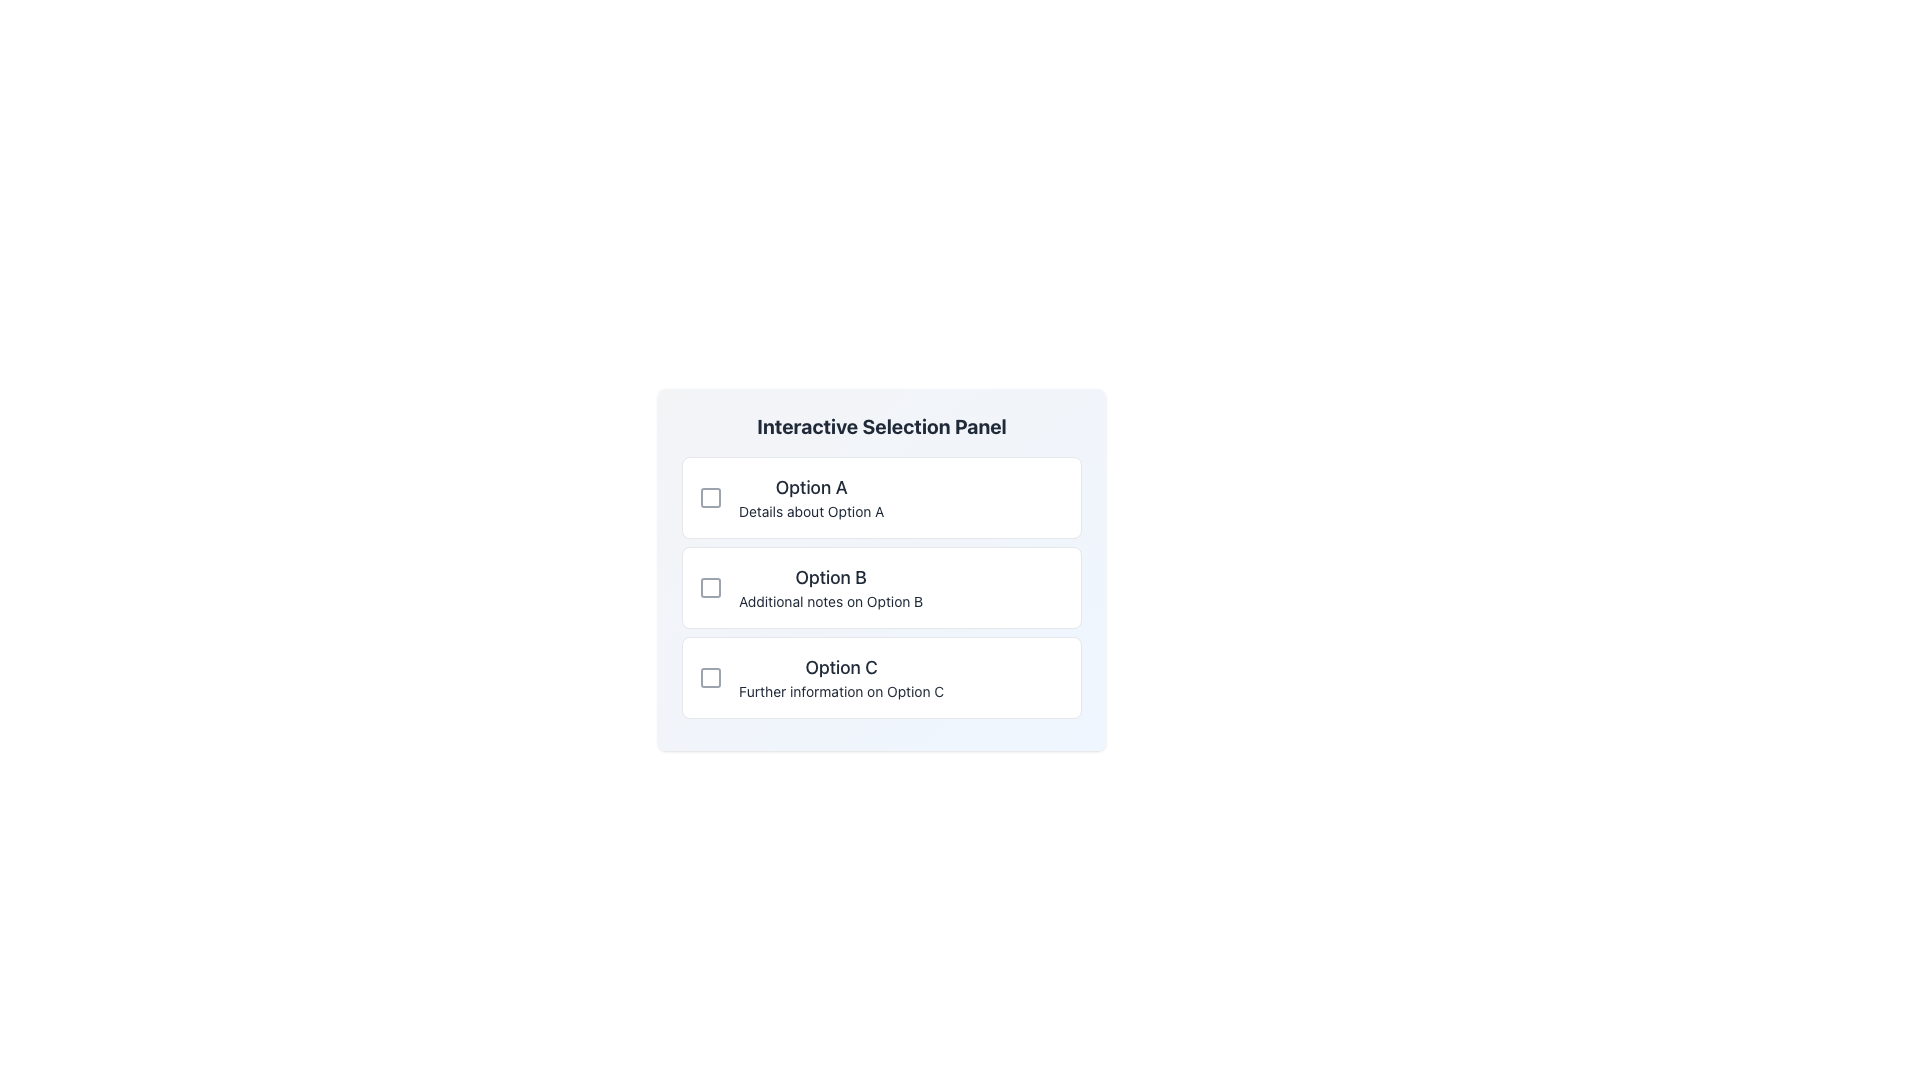 This screenshot has width=1920, height=1080. I want to click on the text label that identifies the second selectable option in the list, positioned between 'Option A' and 'Option C', so click(831, 578).